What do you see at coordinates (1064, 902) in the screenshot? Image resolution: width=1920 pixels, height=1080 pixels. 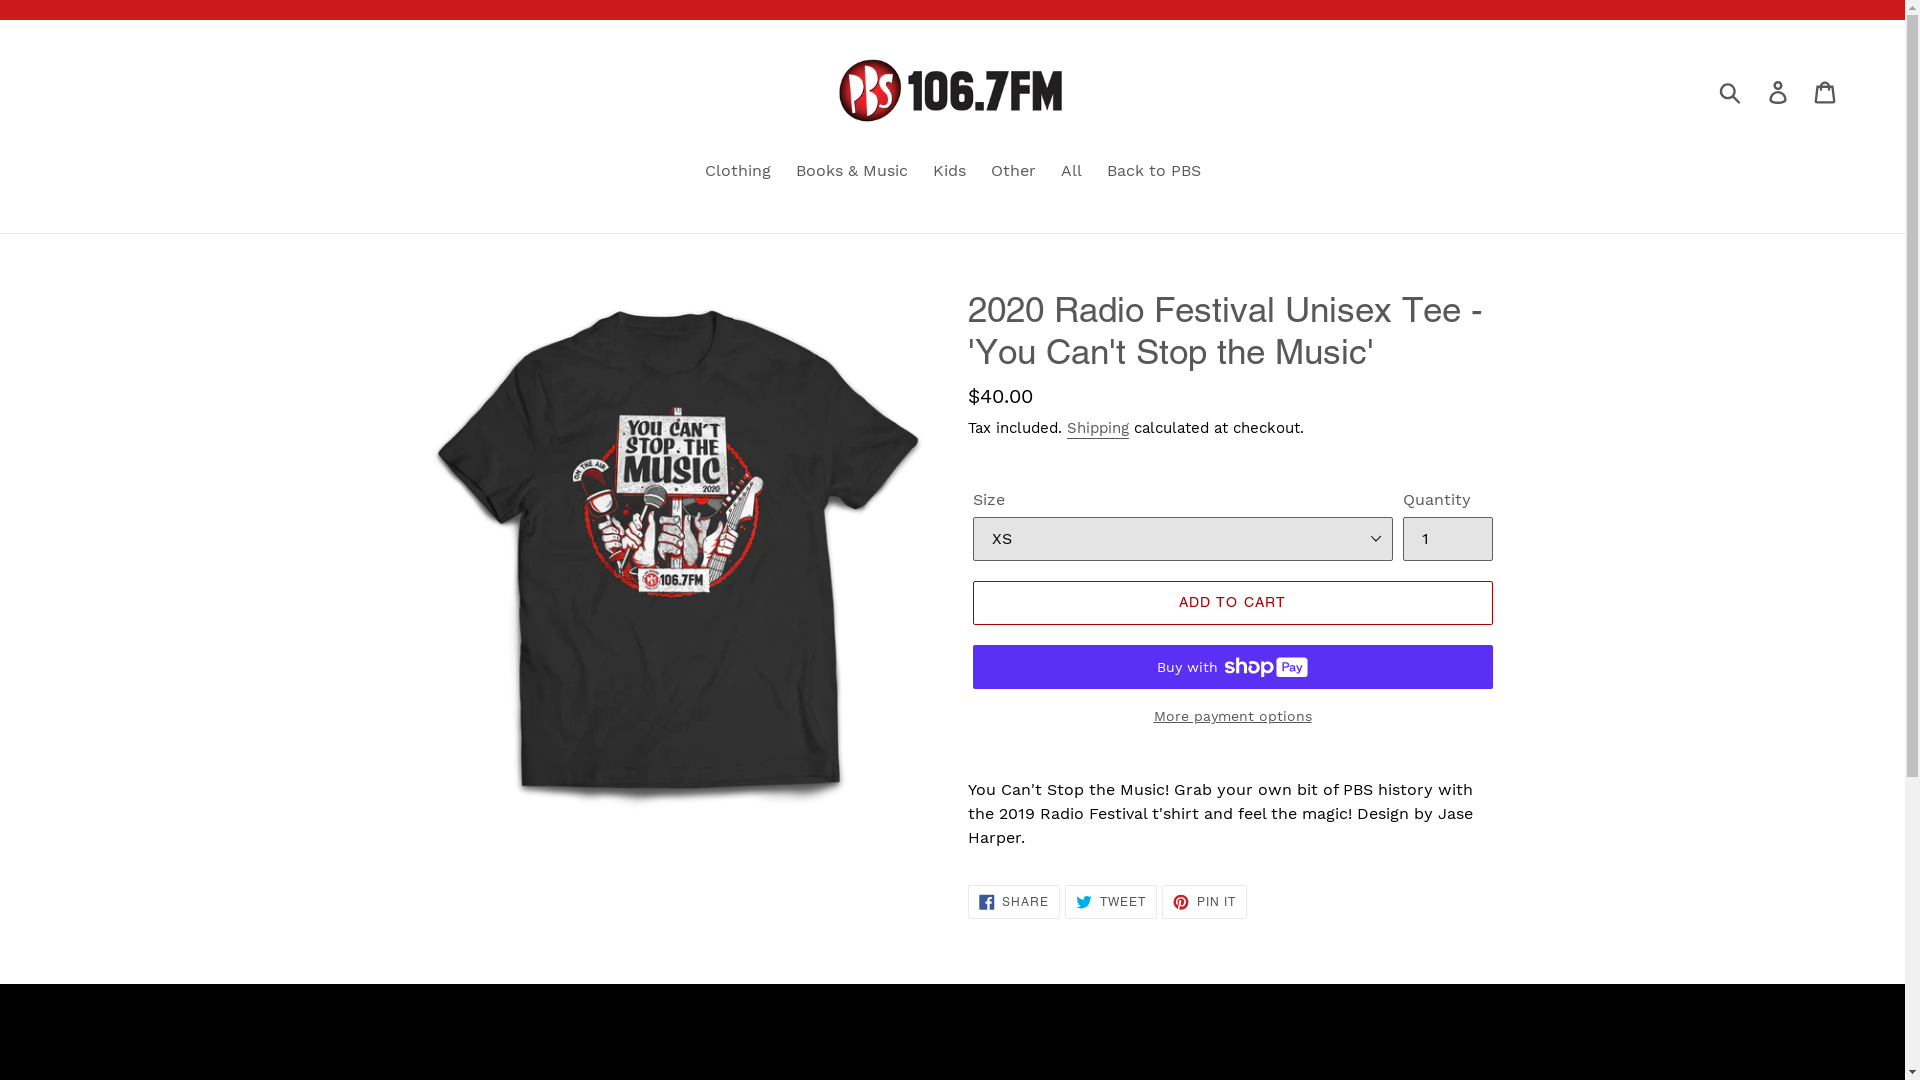 I see `'TWEET` at bounding box center [1064, 902].